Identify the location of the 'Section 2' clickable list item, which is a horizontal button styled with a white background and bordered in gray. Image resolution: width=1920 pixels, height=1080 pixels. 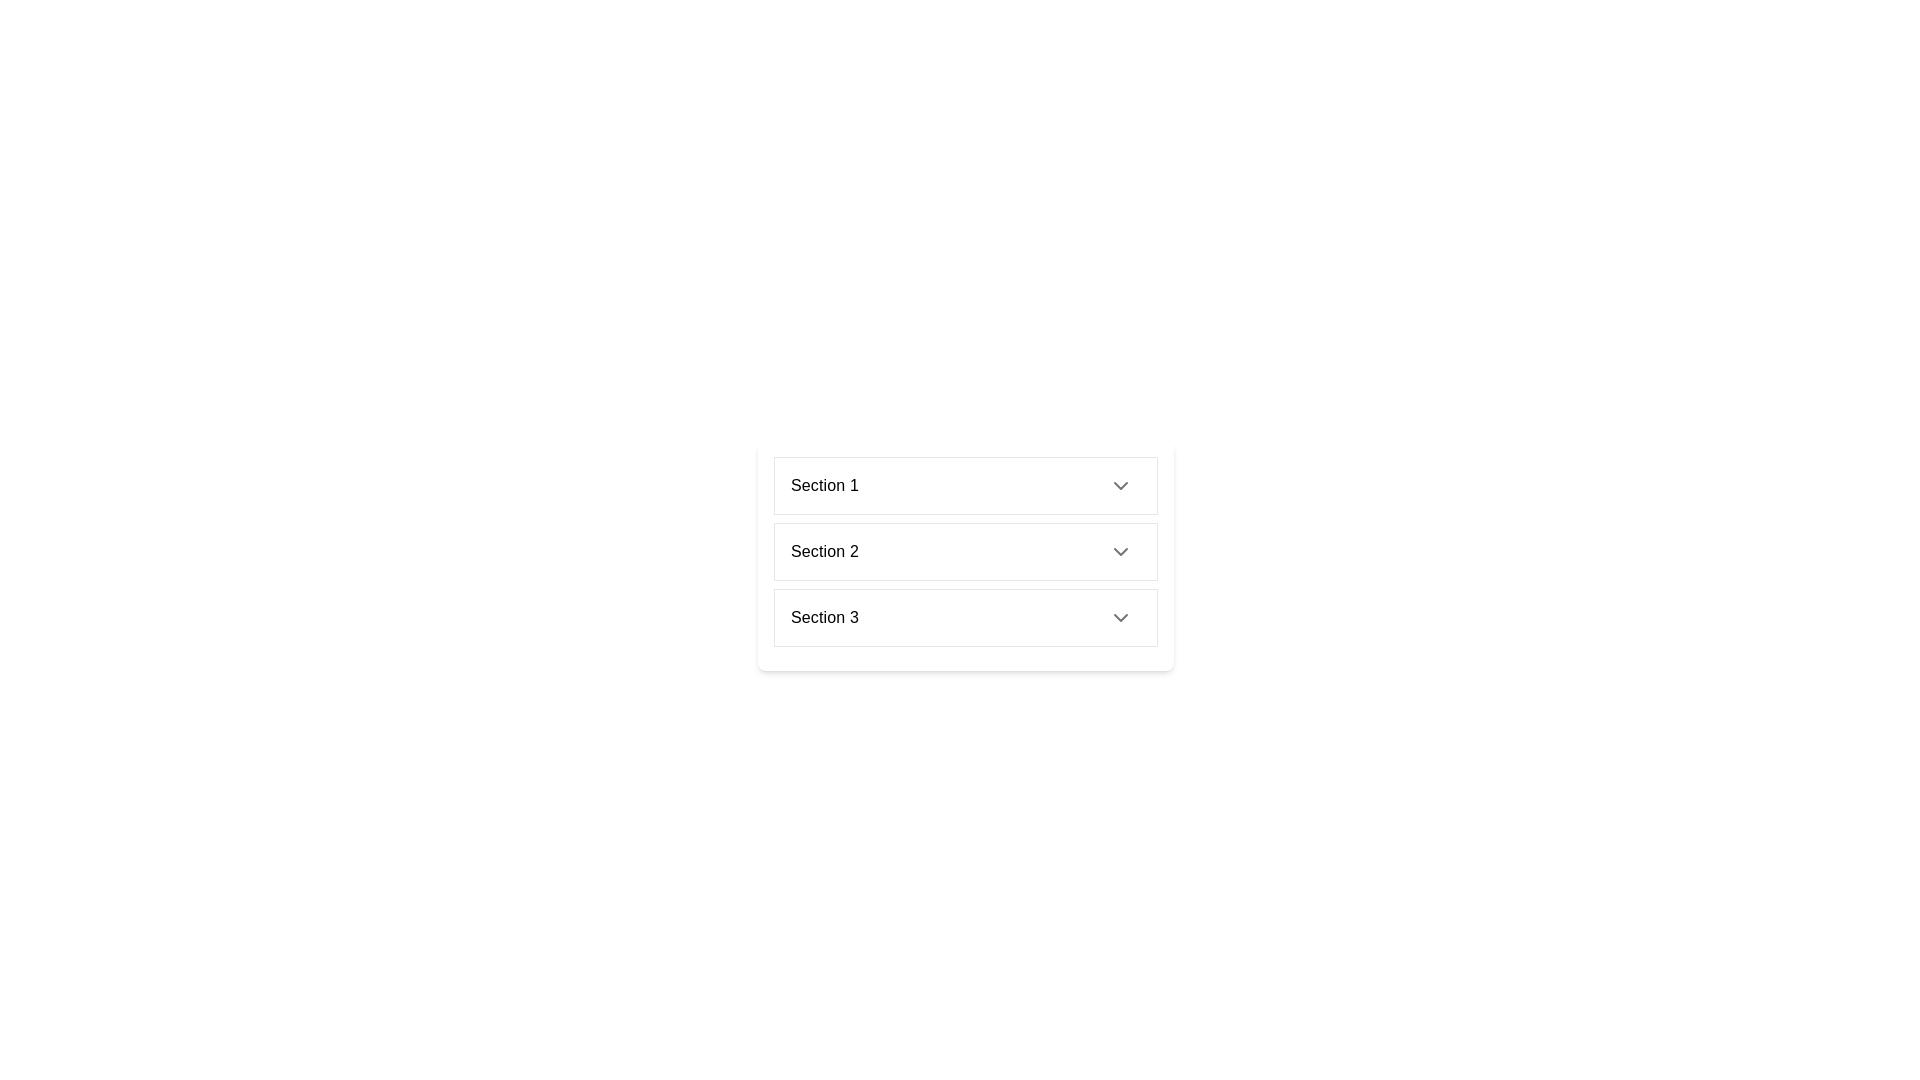
(965, 551).